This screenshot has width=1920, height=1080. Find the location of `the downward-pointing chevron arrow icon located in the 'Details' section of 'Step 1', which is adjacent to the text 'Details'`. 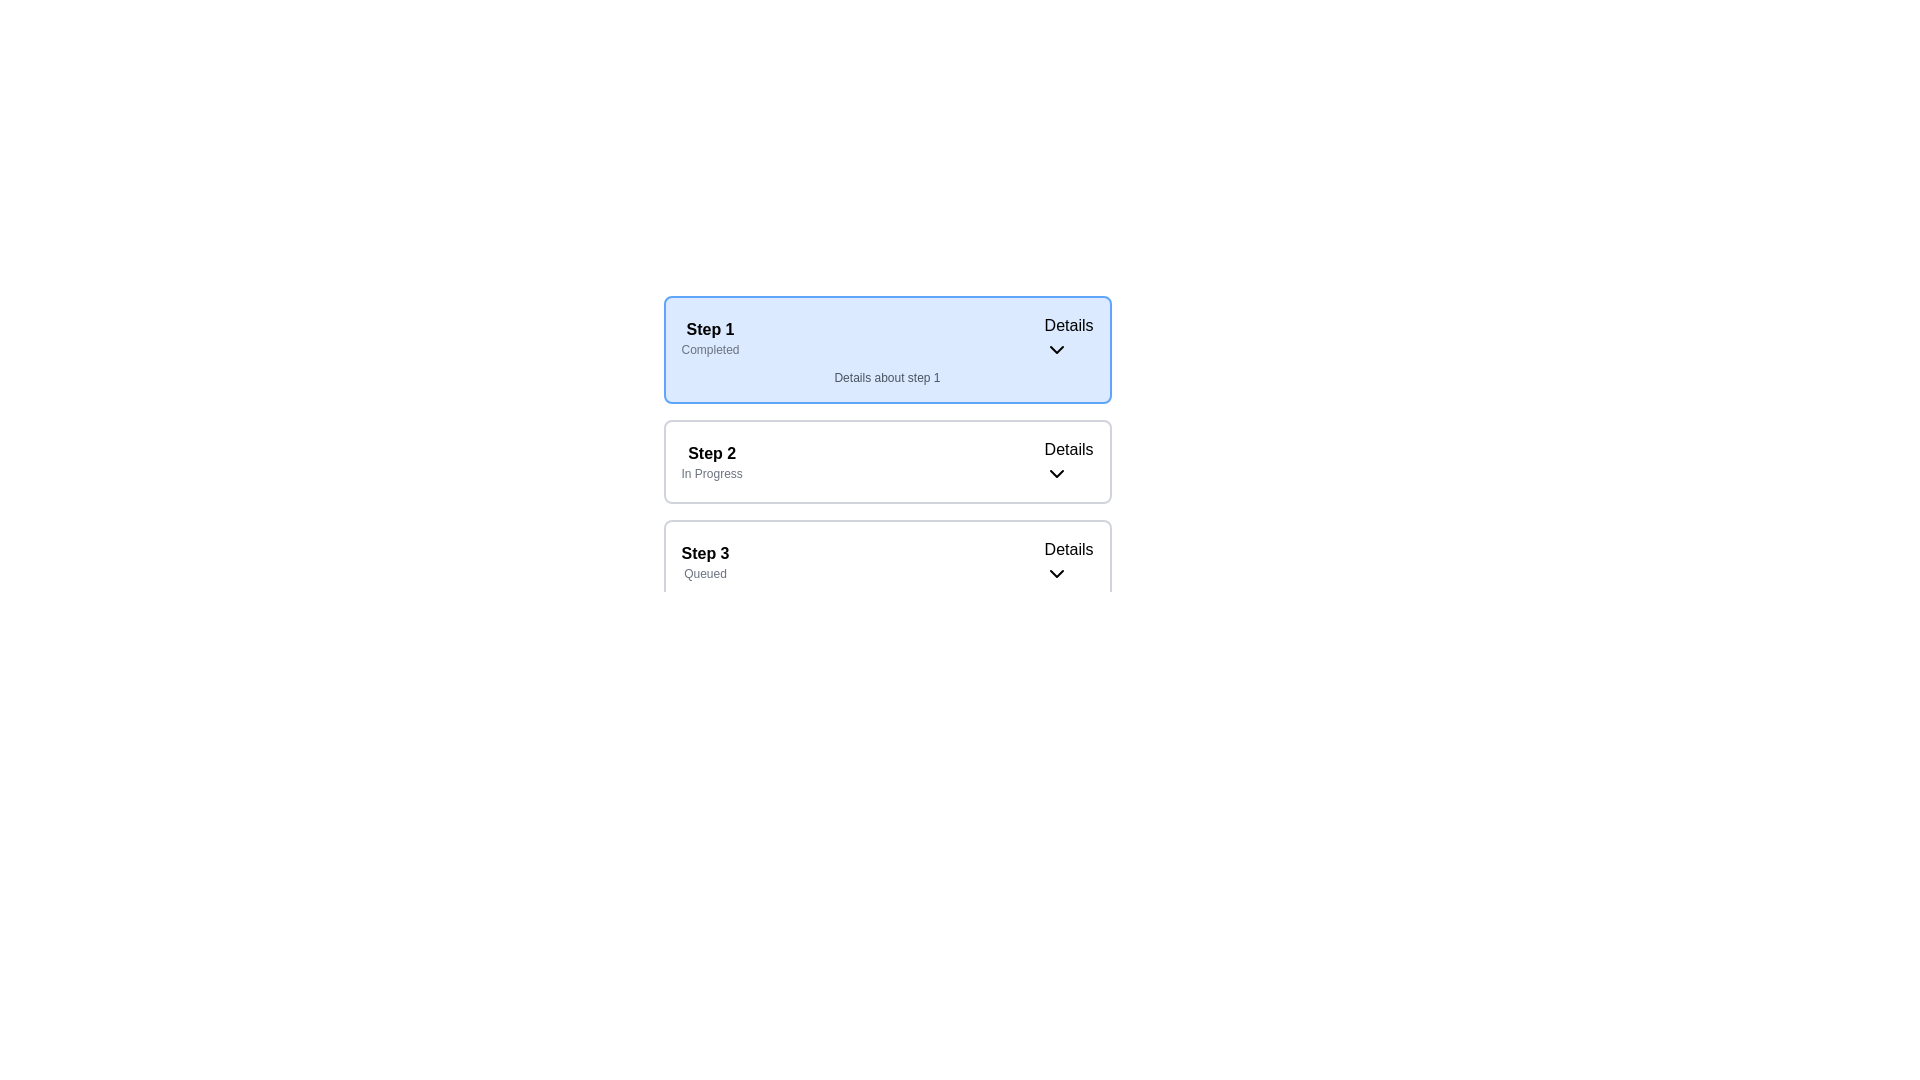

the downward-pointing chevron arrow icon located in the 'Details' section of 'Step 1', which is adjacent to the text 'Details' is located at coordinates (1055, 349).